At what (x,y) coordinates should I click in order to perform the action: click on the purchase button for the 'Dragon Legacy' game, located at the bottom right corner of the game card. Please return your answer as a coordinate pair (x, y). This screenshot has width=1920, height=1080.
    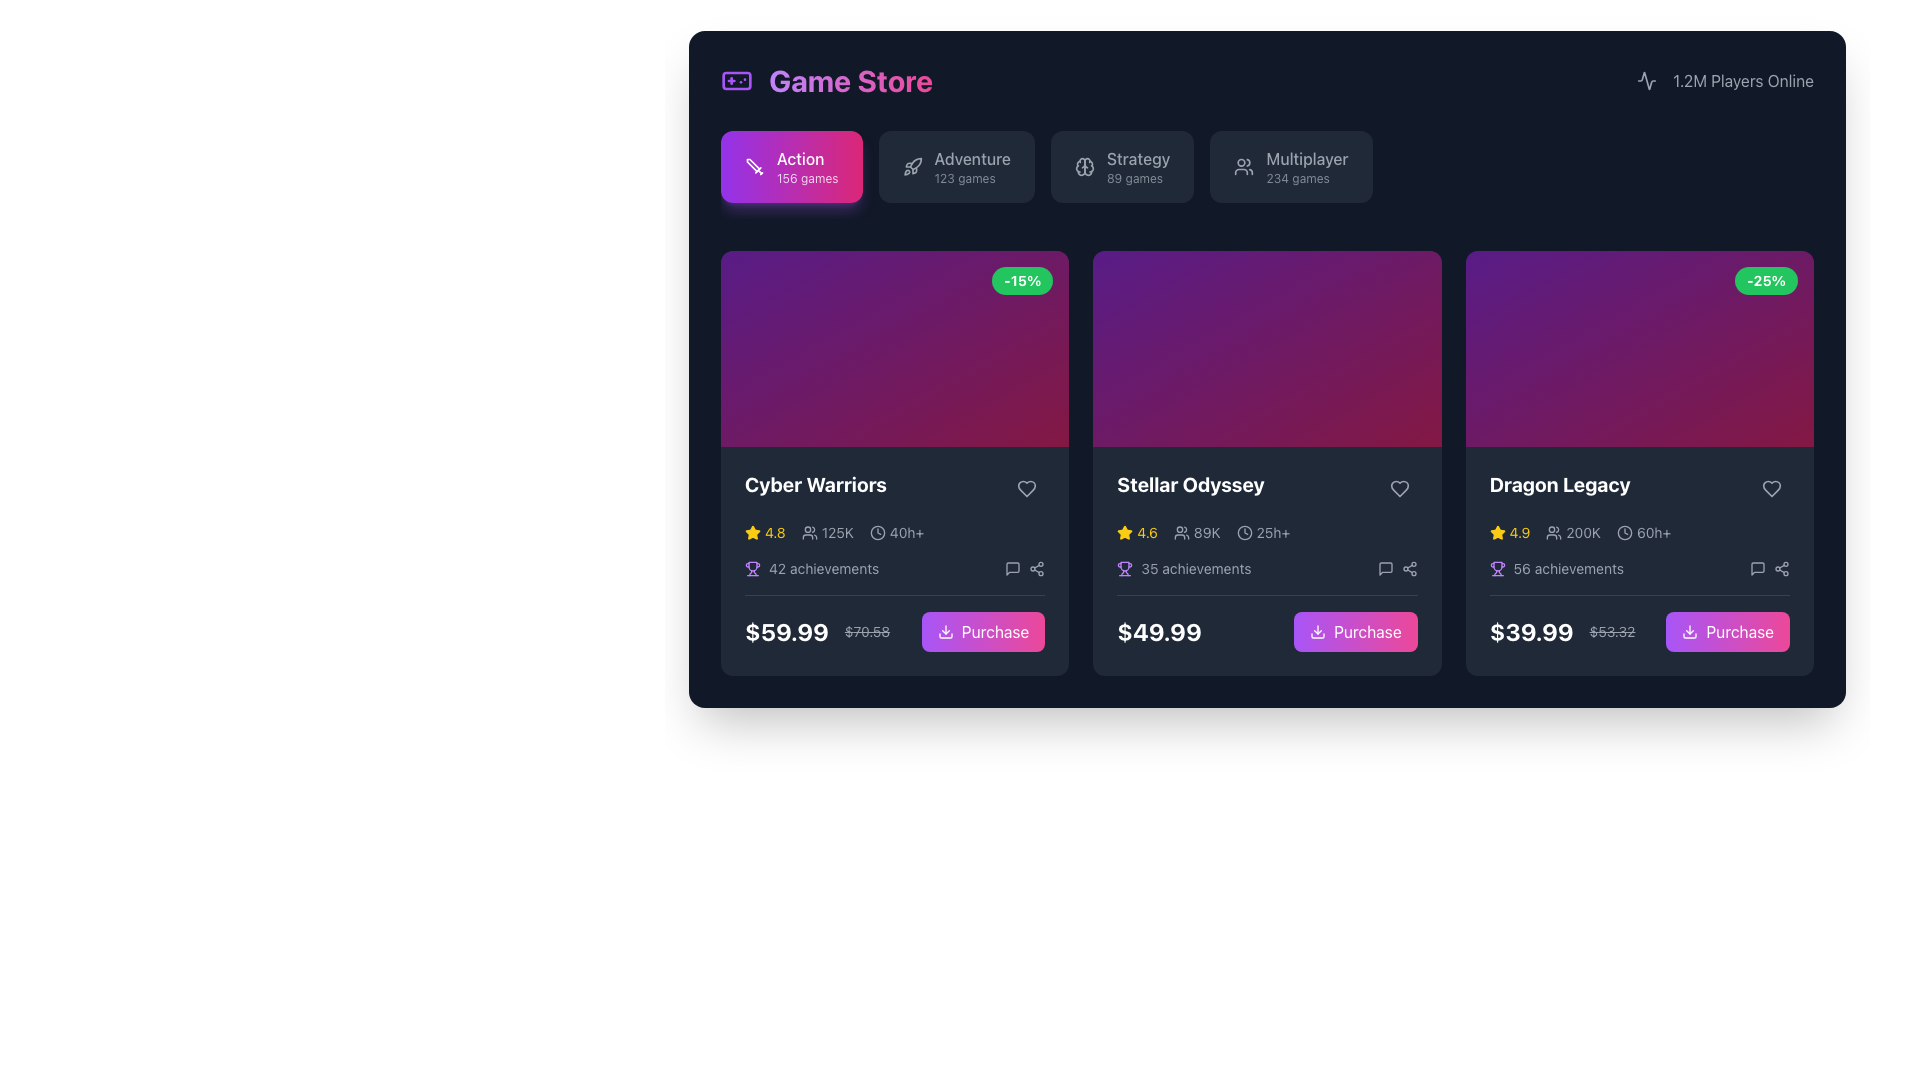
    Looking at the image, I should click on (1639, 622).